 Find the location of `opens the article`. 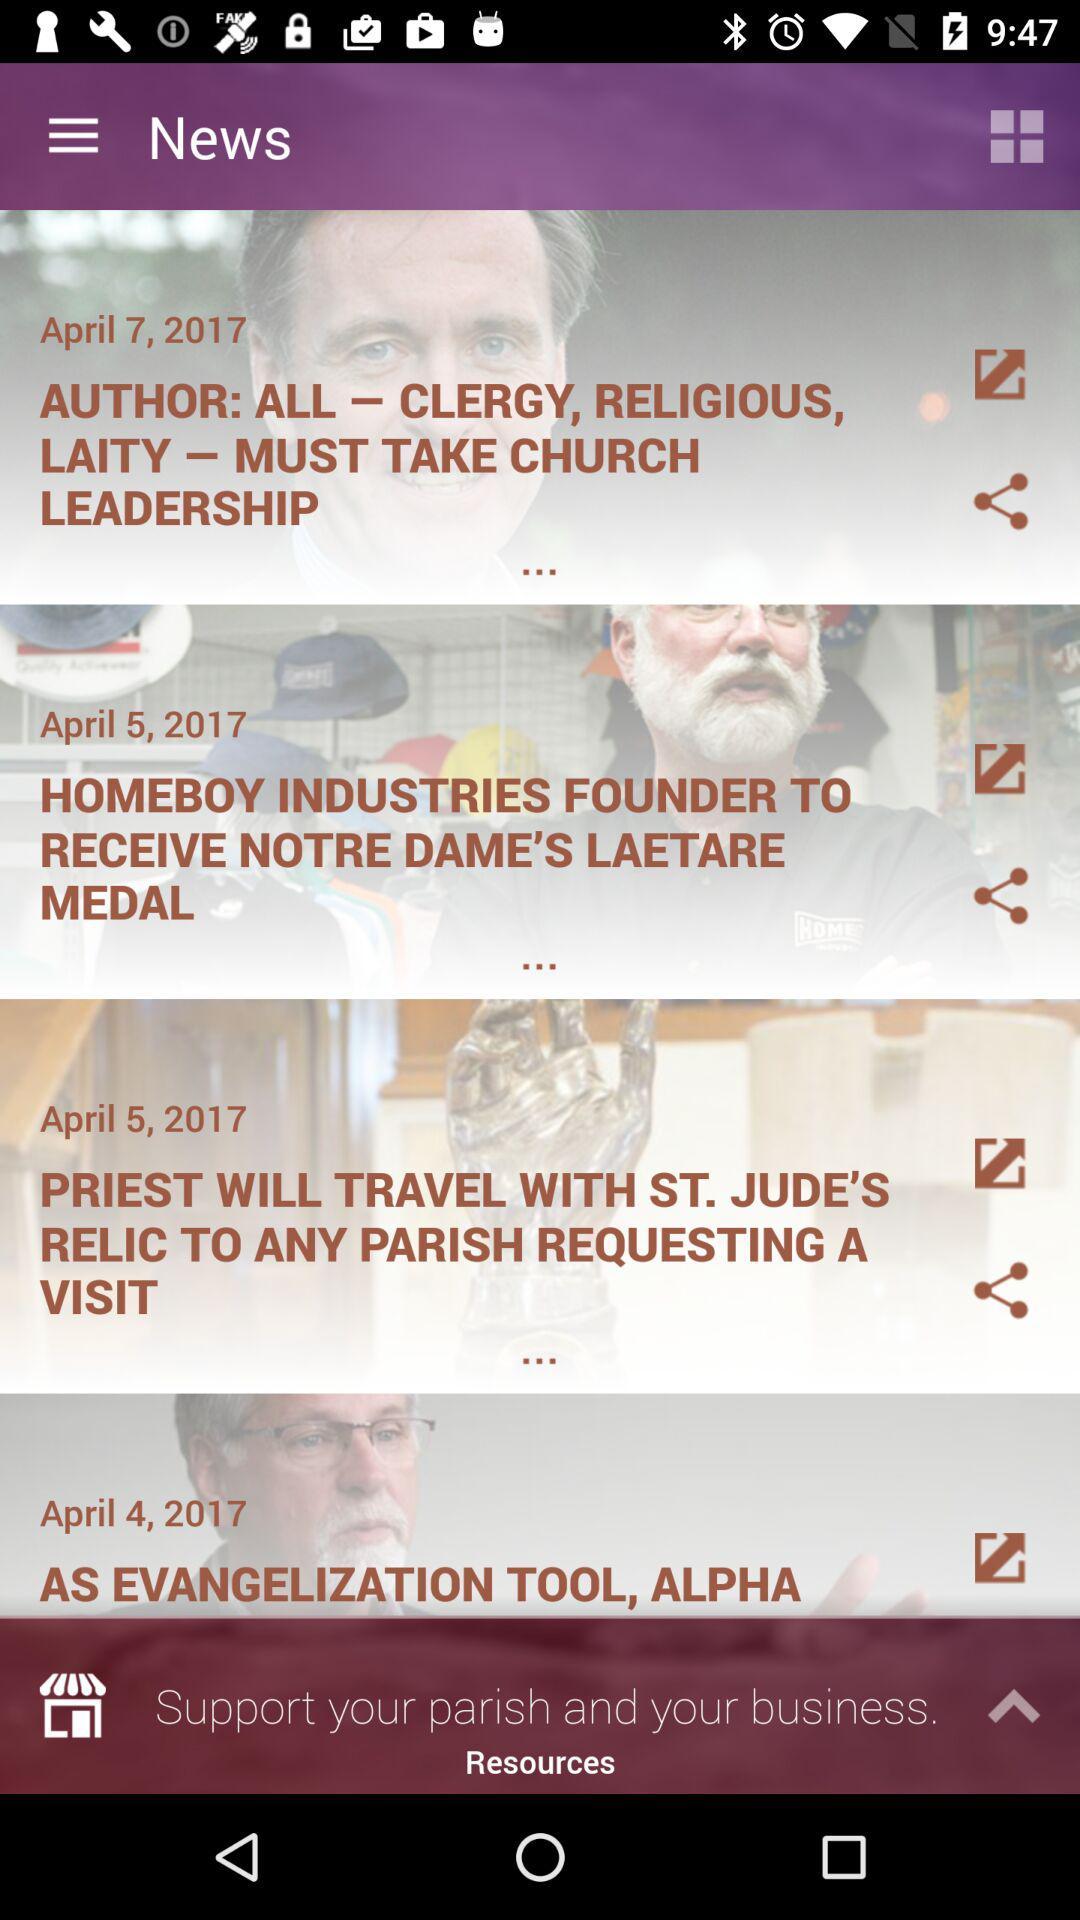

opens the article is located at coordinates (976, 351).